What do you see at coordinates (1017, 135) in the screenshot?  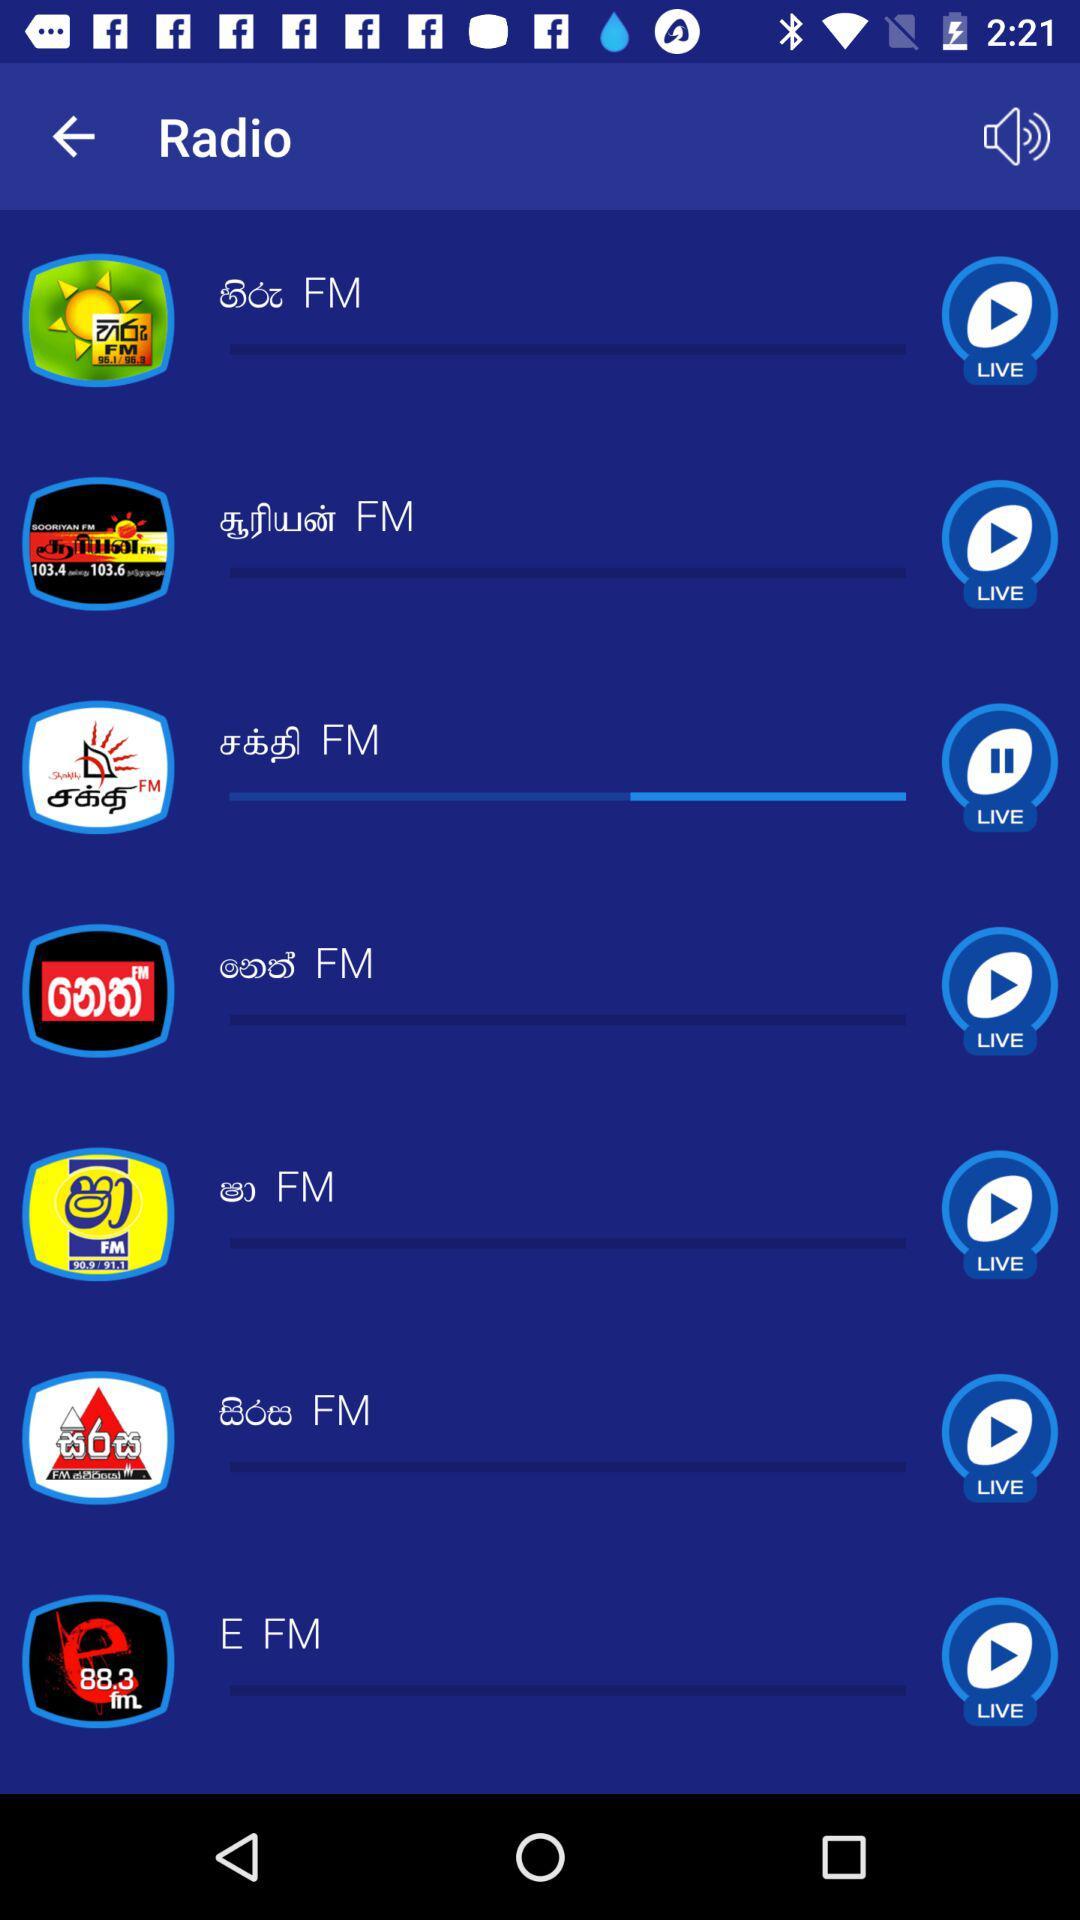 I see `the item next to radio icon` at bounding box center [1017, 135].